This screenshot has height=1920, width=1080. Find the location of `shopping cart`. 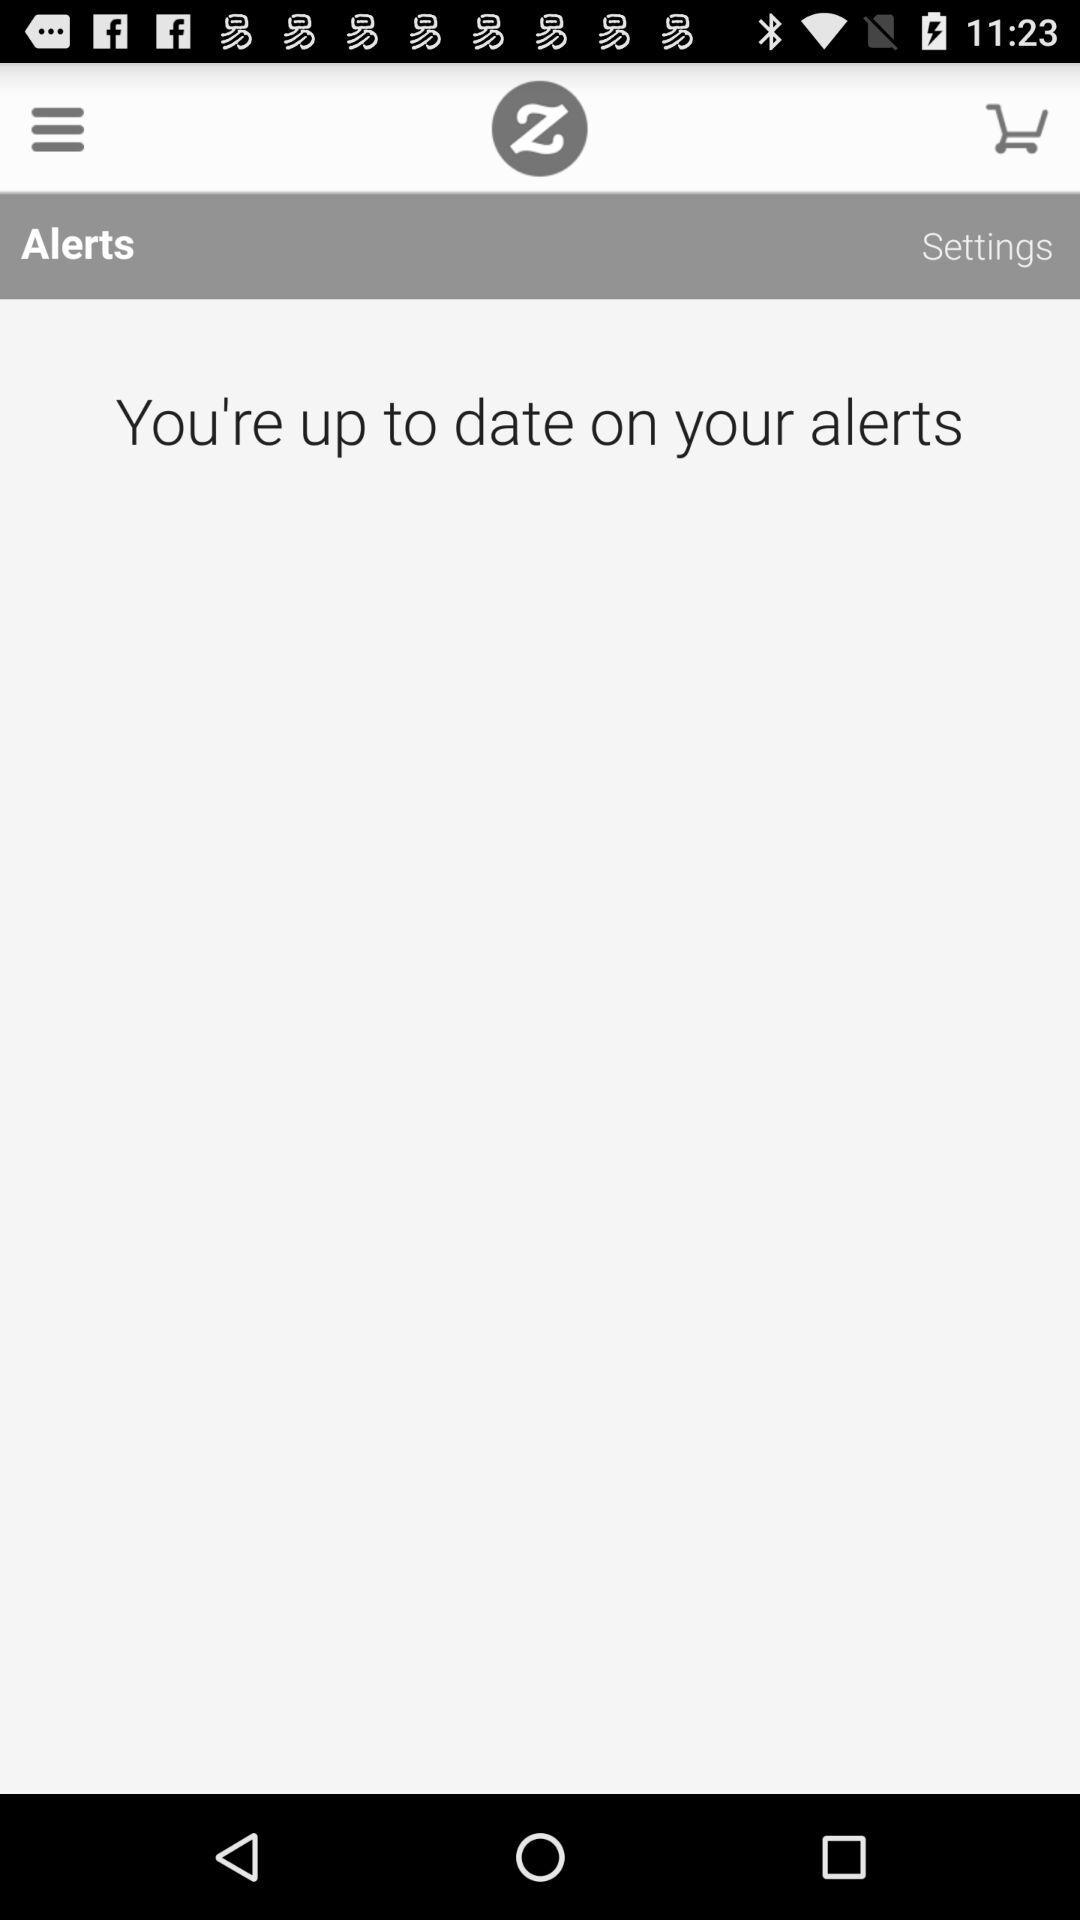

shopping cart is located at coordinates (1017, 127).